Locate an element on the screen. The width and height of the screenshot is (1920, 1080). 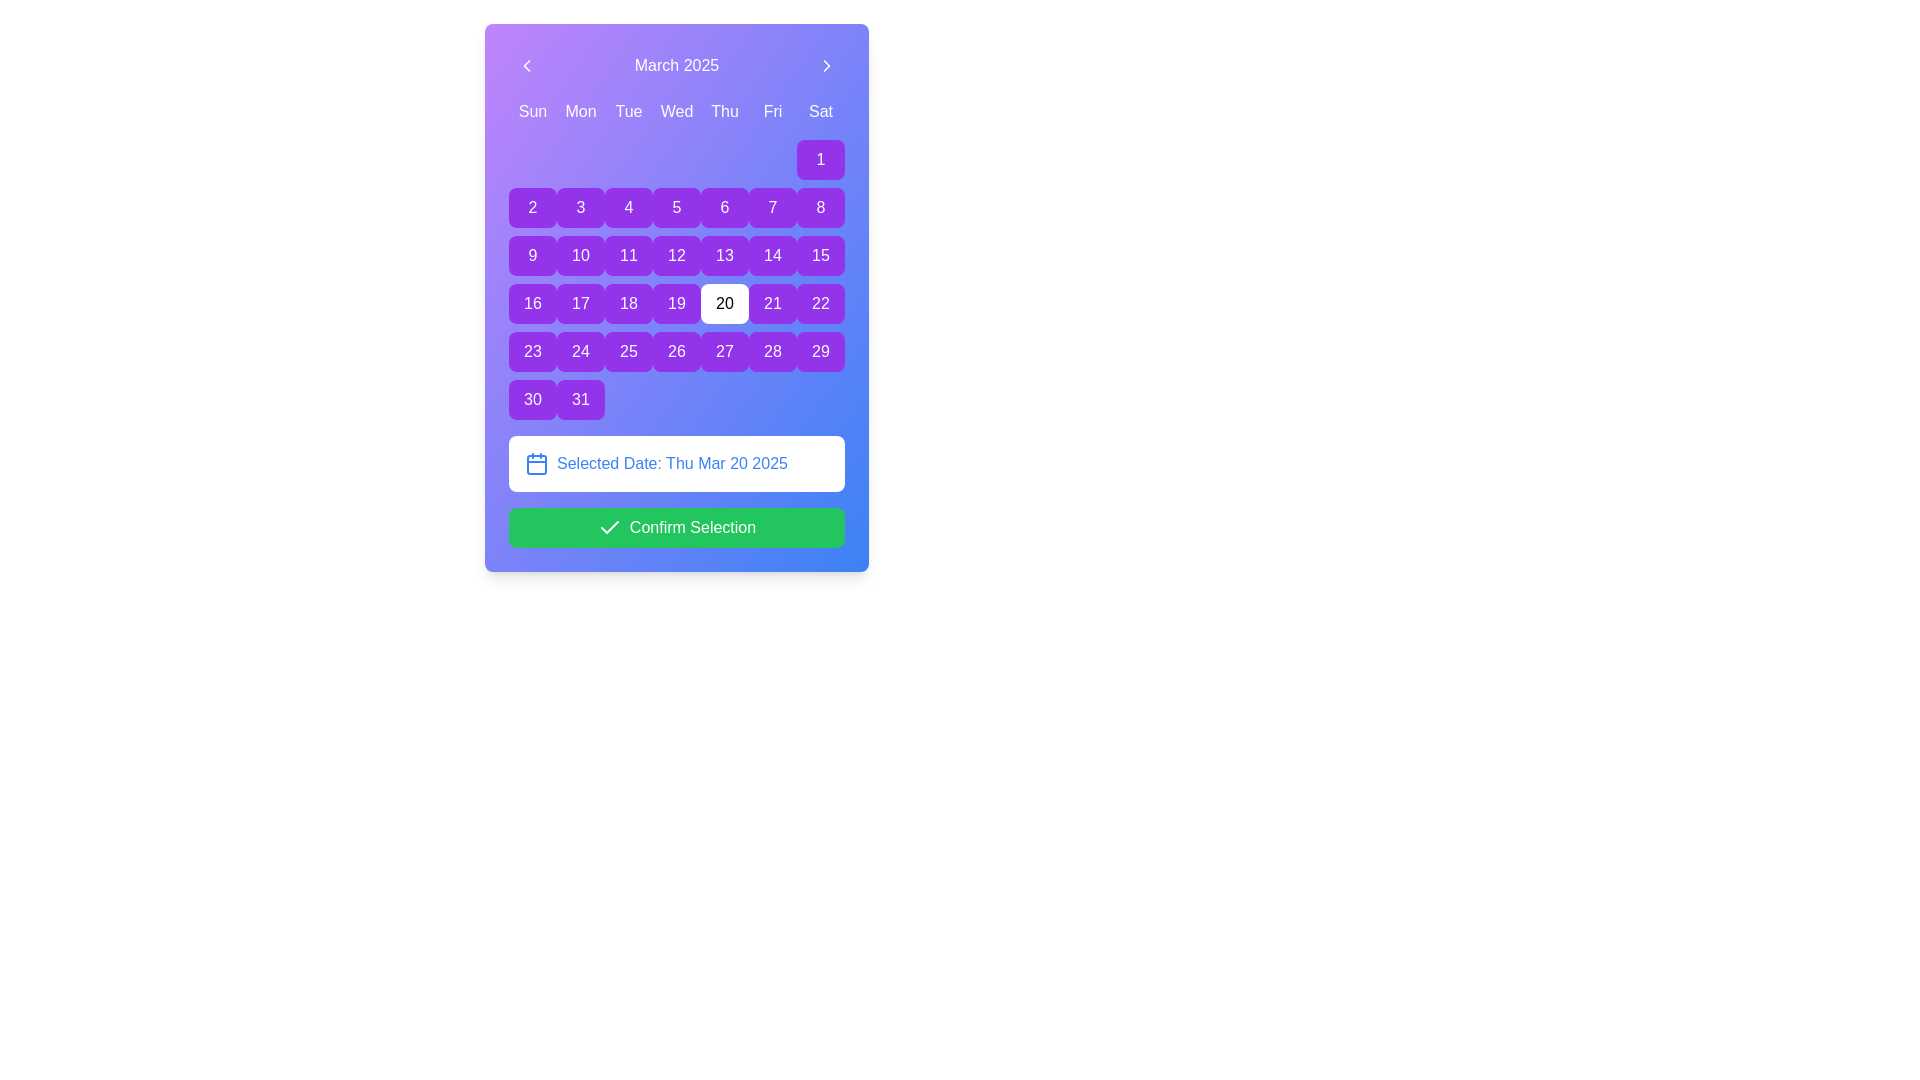
the green button labeled 'Confirm Selection' which contains the checkmark icon situated at its leftmost part is located at coordinates (608, 527).